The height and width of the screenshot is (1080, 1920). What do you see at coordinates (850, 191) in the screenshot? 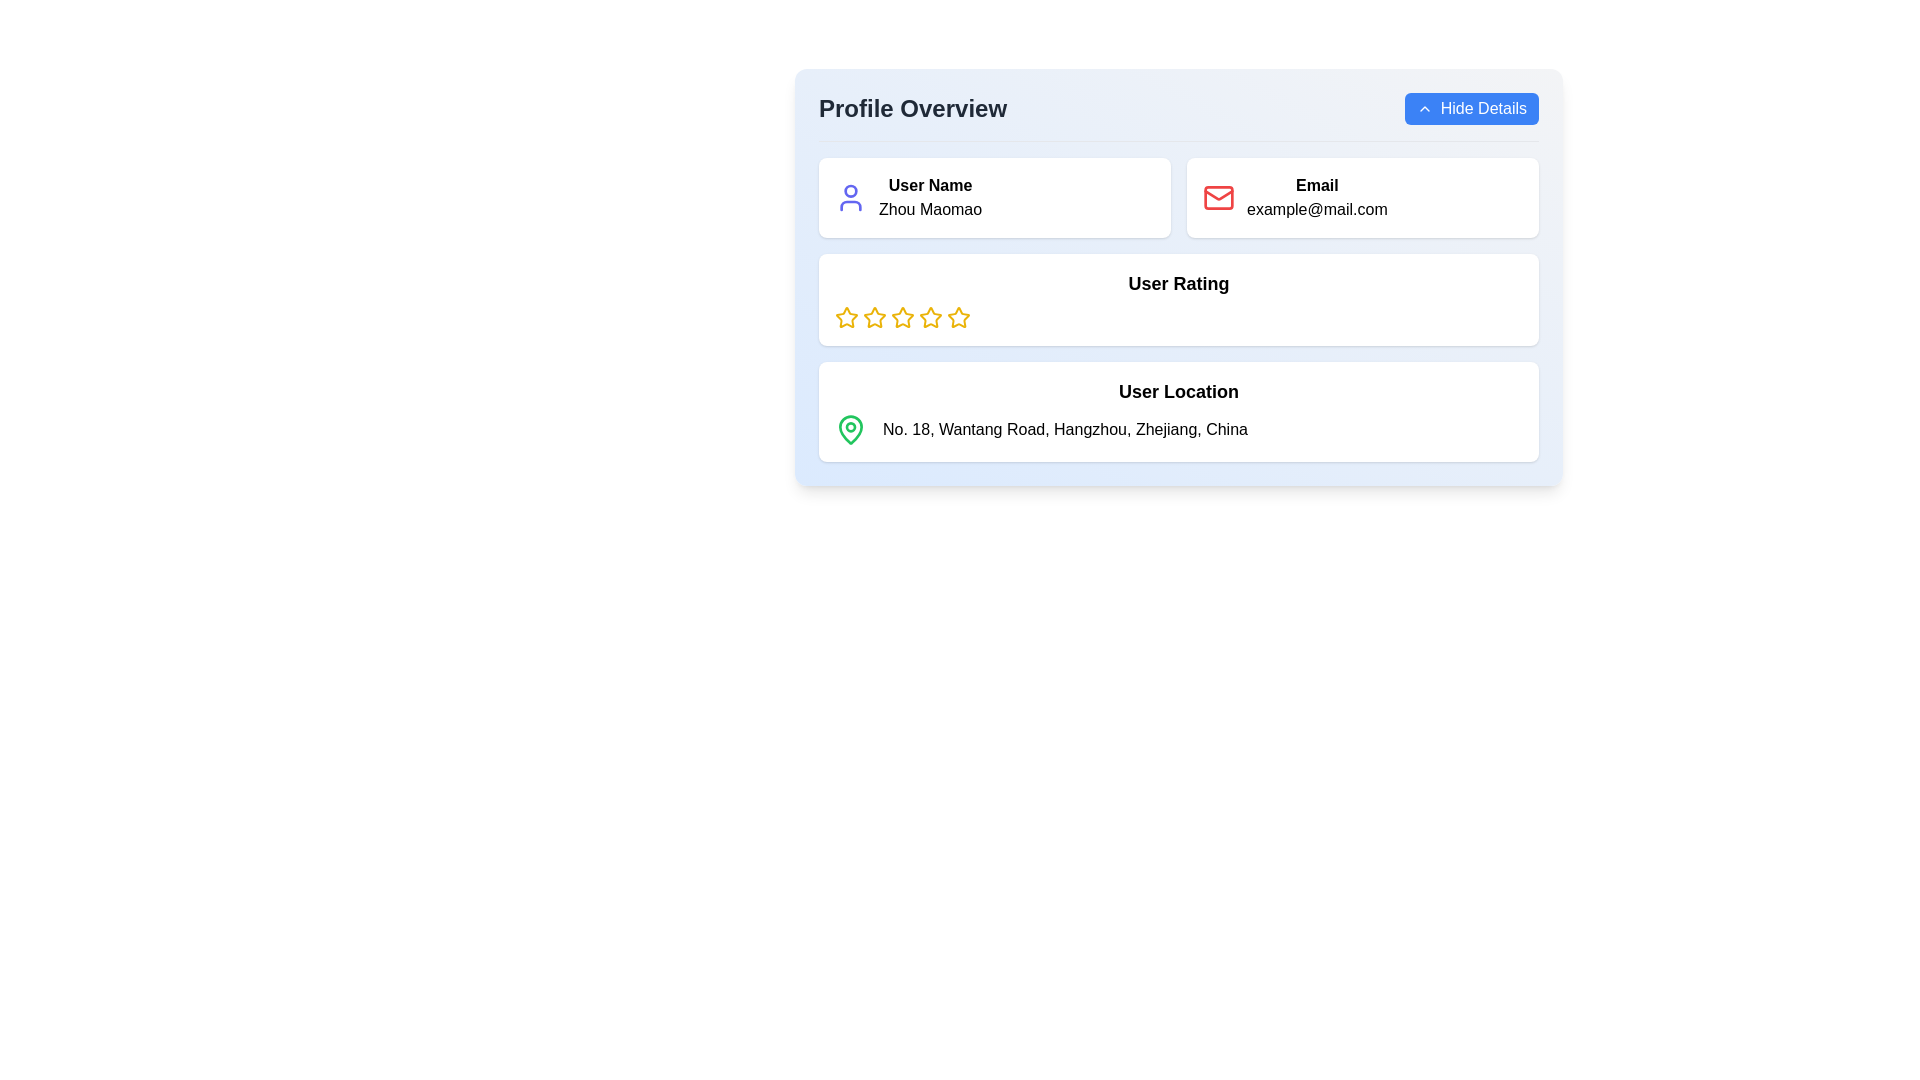
I see `the small circular icon that forms the central part of the user avatar icon within the purple-themed user information card located on the left side of the 'User Name' section in the 'Profile Overview' card` at bounding box center [850, 191].